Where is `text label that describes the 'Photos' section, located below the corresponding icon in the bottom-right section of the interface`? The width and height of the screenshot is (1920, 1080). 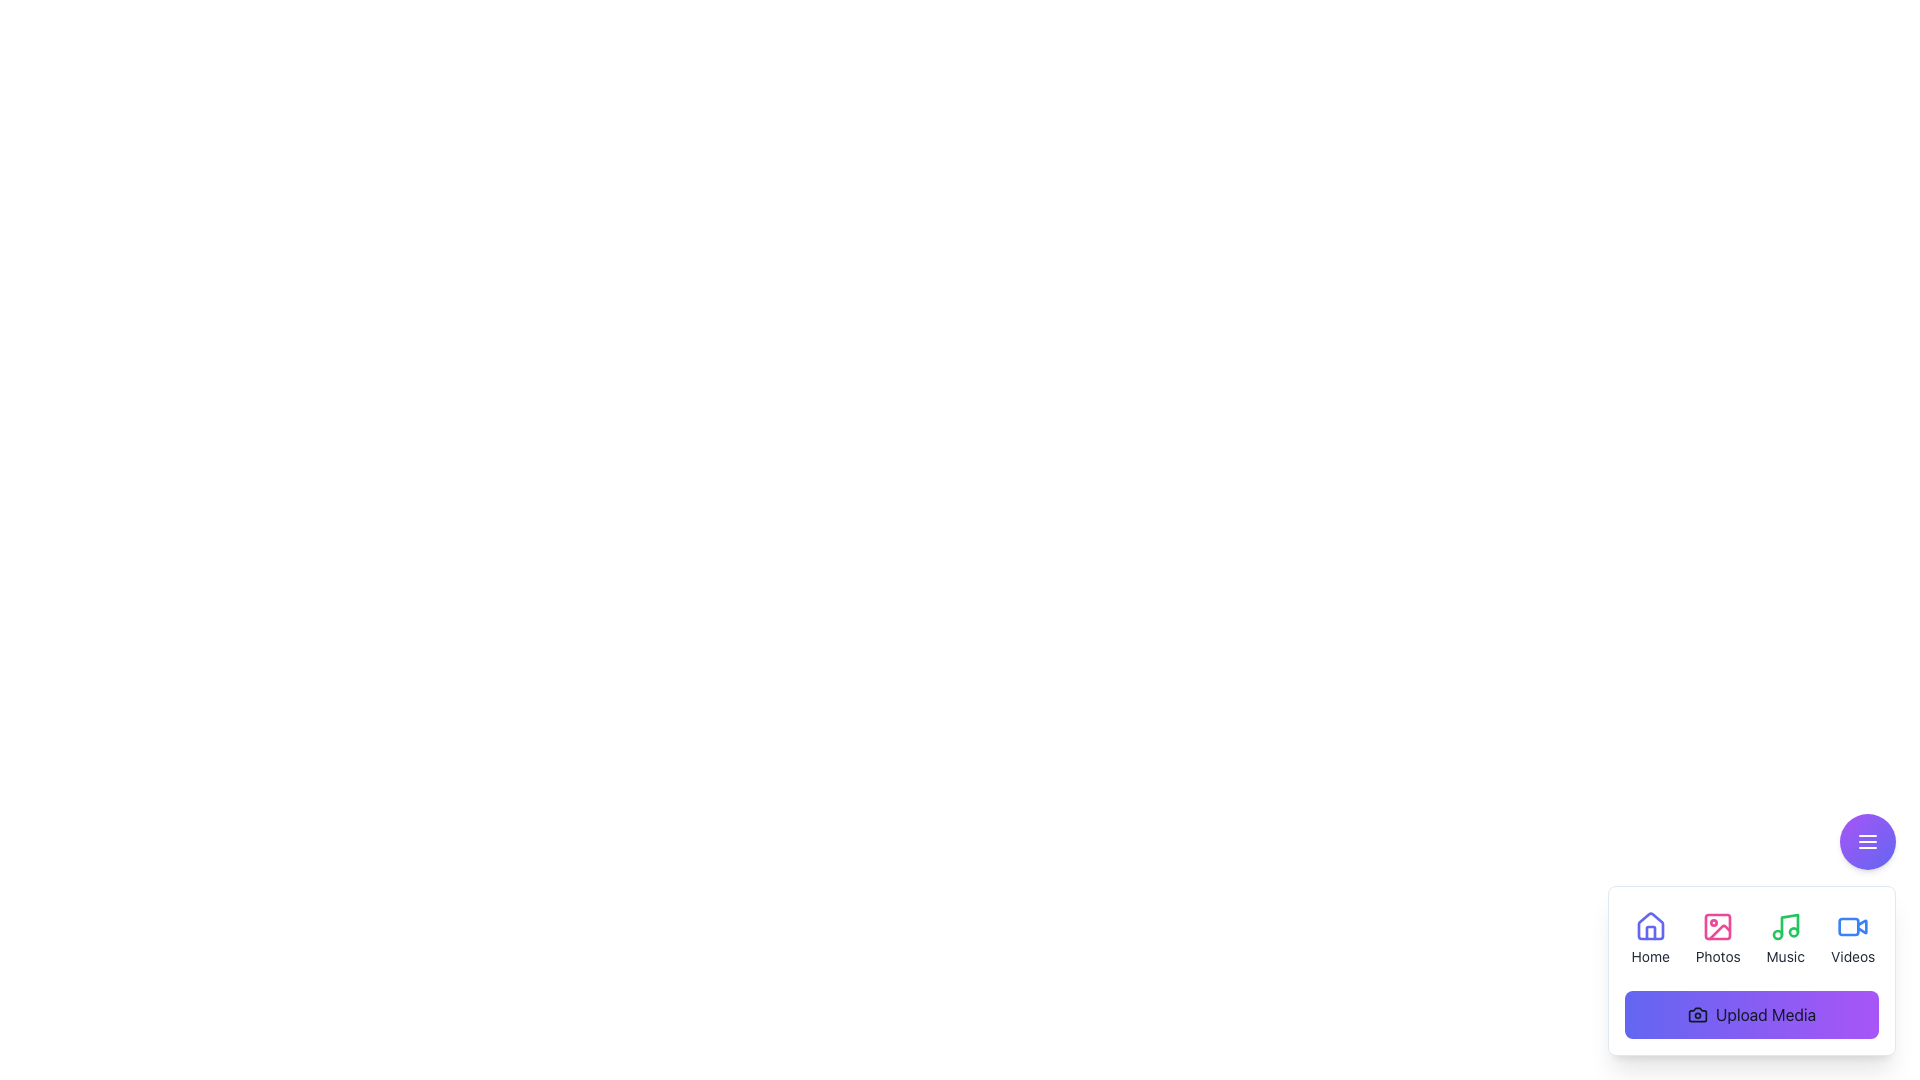
text label that describes the 'Photos' section, located below the corresponding icon in the bottom-right section of the interface is located at coordinates (1717, 955).